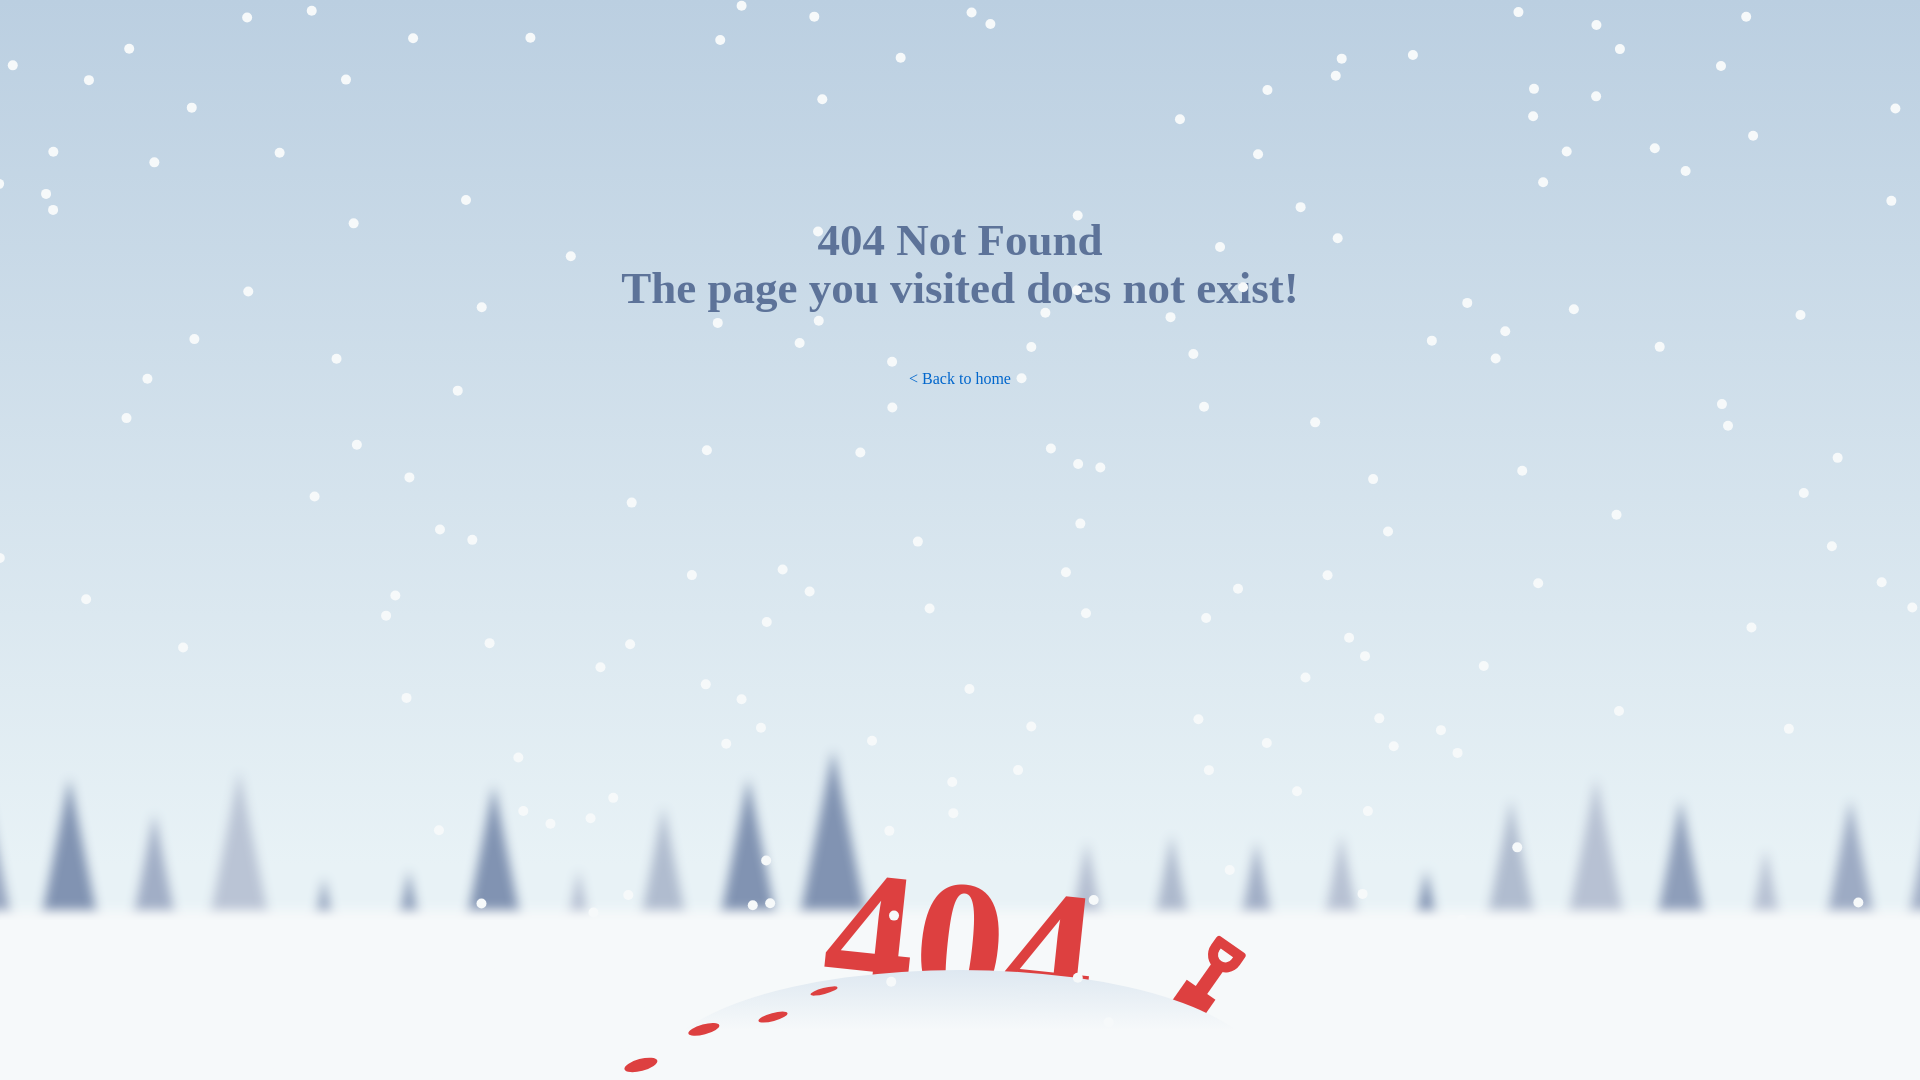 This screenshot has height=1080, width=1920. Describe the element at coordinates (907, 378) in the screenshot. I see `'< Back to home'` at that location.